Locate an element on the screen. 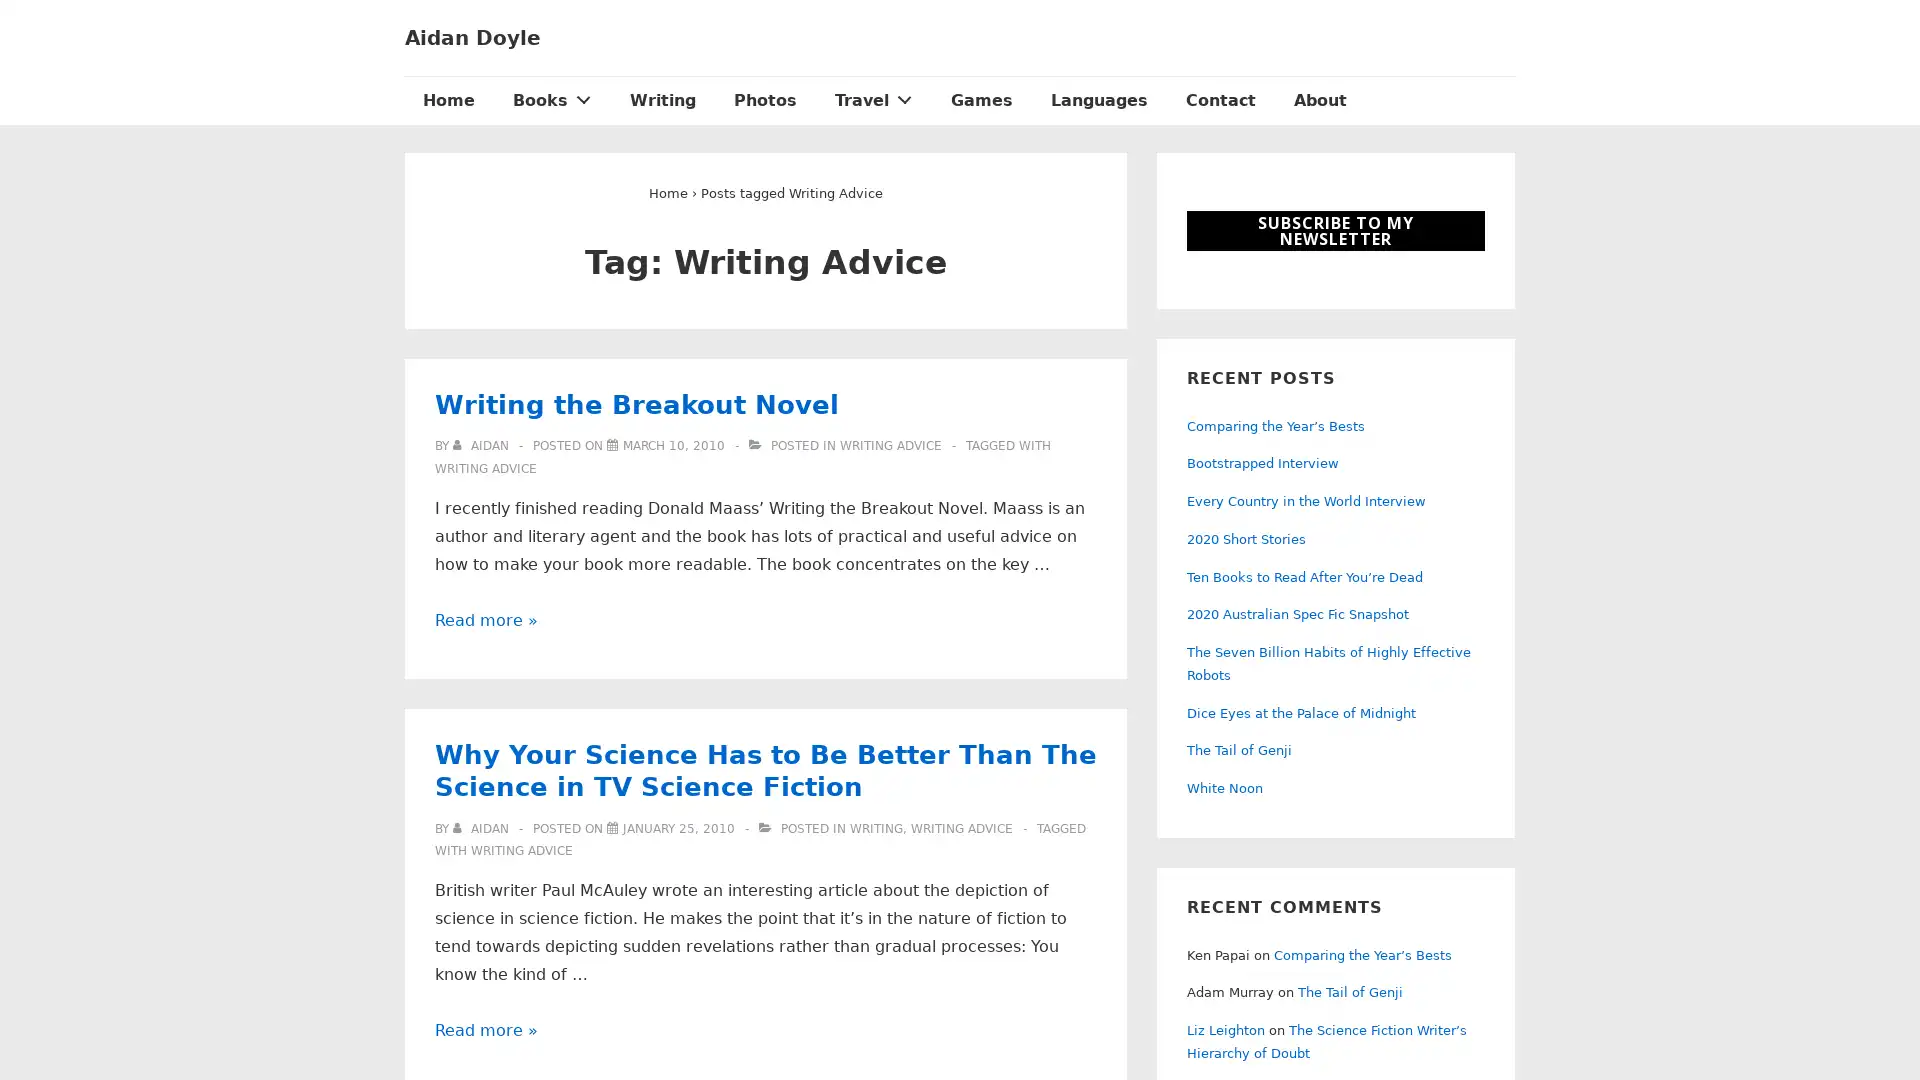 The image size is (1920, 1080). SUBSCRIBE TO MY NEWSLETTER is located at coordinates (1335, 230).